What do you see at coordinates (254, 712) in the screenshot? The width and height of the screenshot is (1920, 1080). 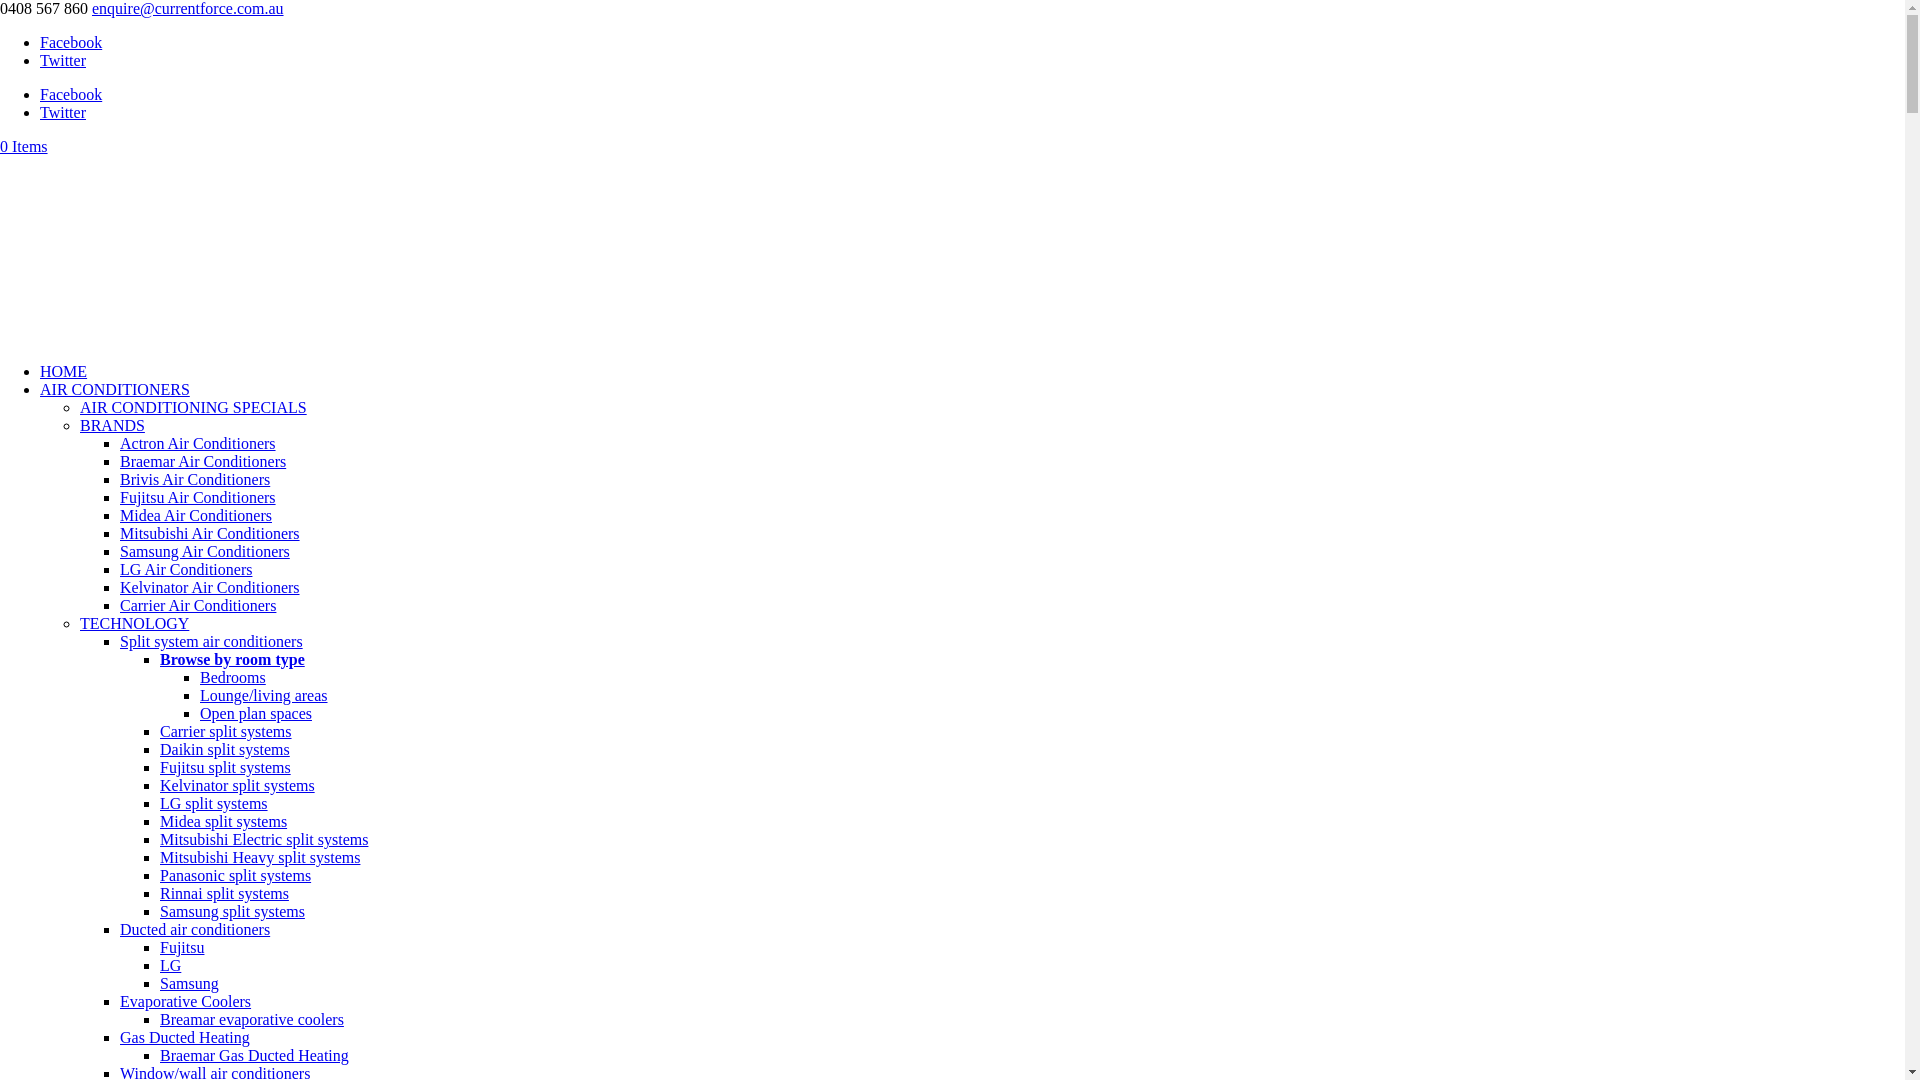 I see `'Open plan spaces'` at bounding box center [254, 712].